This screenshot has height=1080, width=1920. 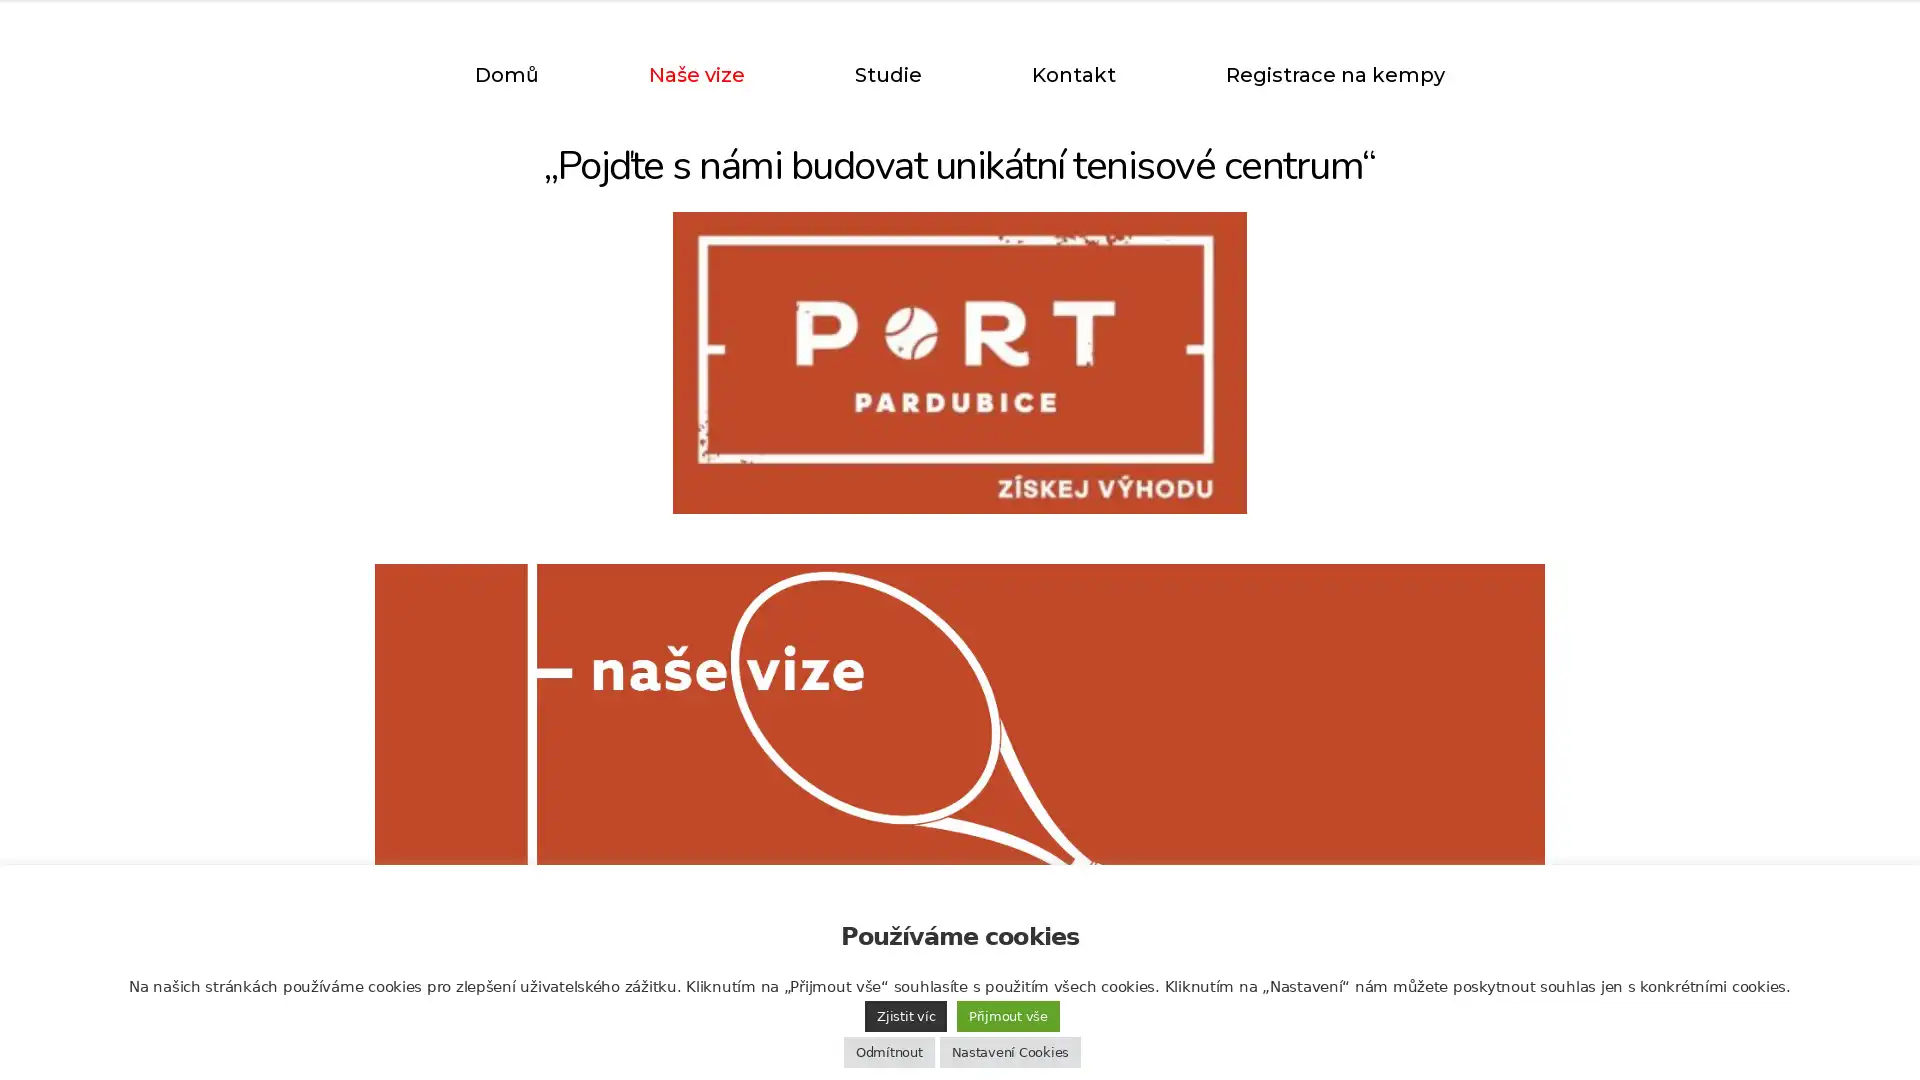 I want to click on Nastaveni Cookies, so click(x=1009, y=1051).